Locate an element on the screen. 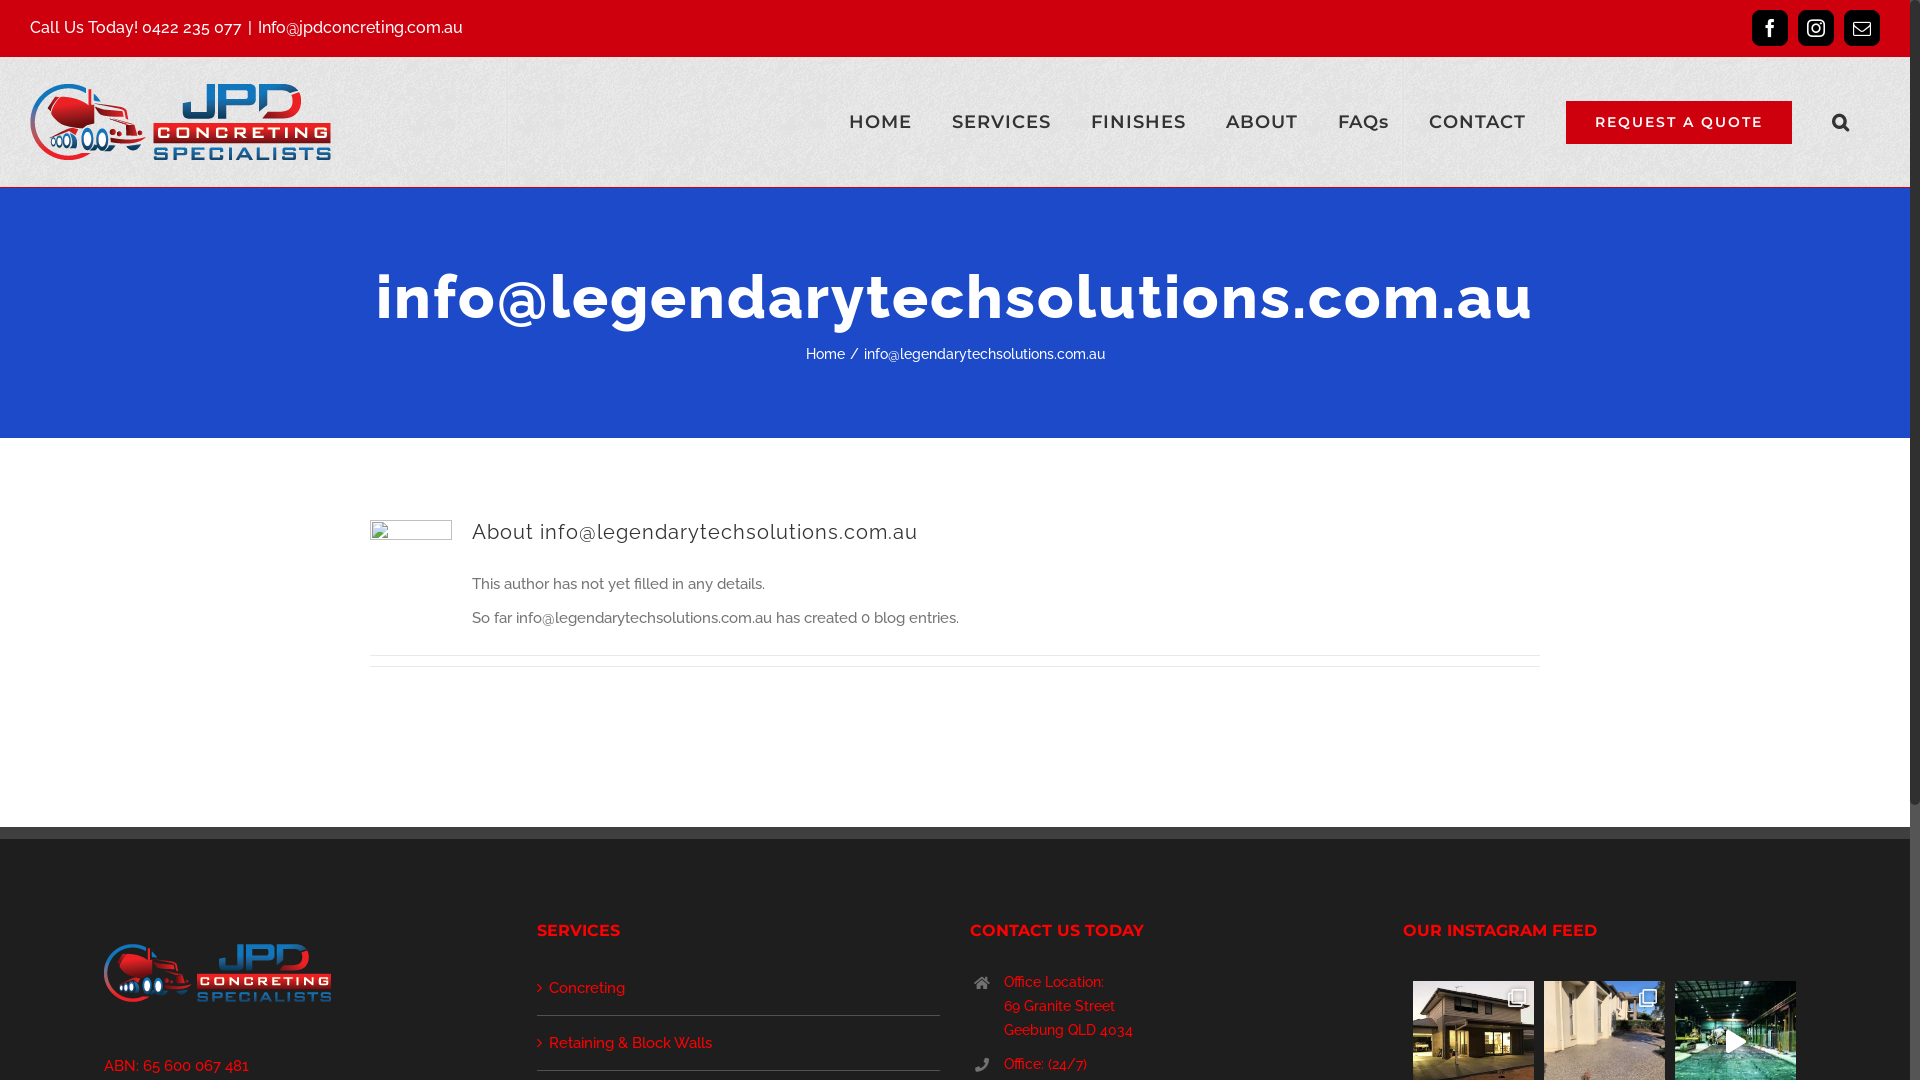 The height and width of the screenshot is (1080, 1920). 'Search' is located at coordinates (1840, 122).